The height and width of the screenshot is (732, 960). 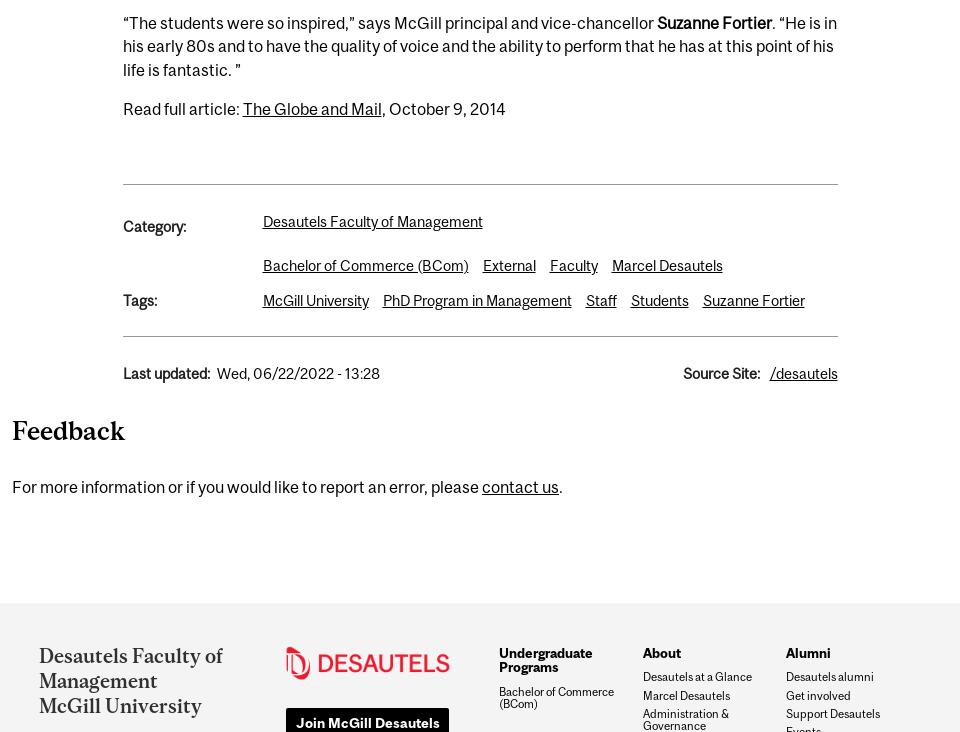 What do you see at coordinates (544, 659) in the screenshot?
I see `'Undergraduate Programs'` at bounding box center [544, 659].